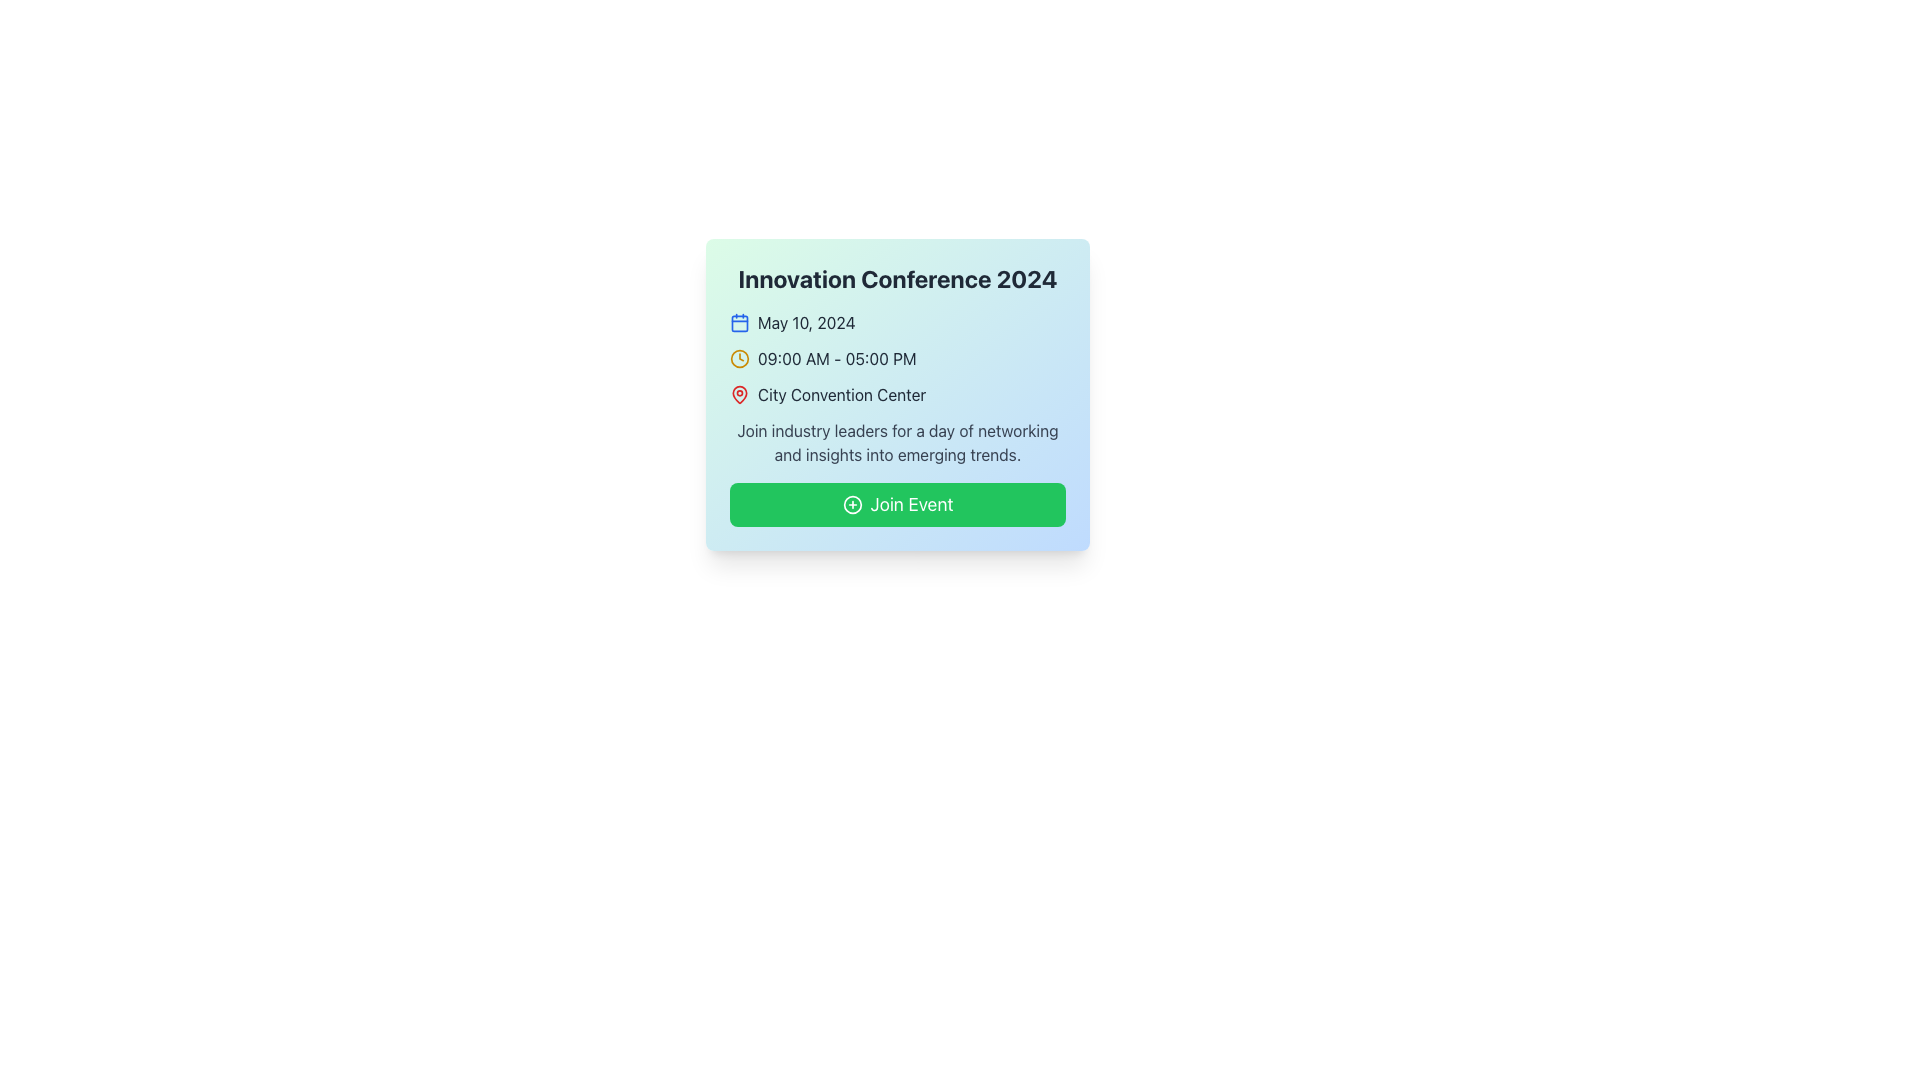  I want to click on the green rounded rectangular button labeled 'Join Event', so click(896, 504).